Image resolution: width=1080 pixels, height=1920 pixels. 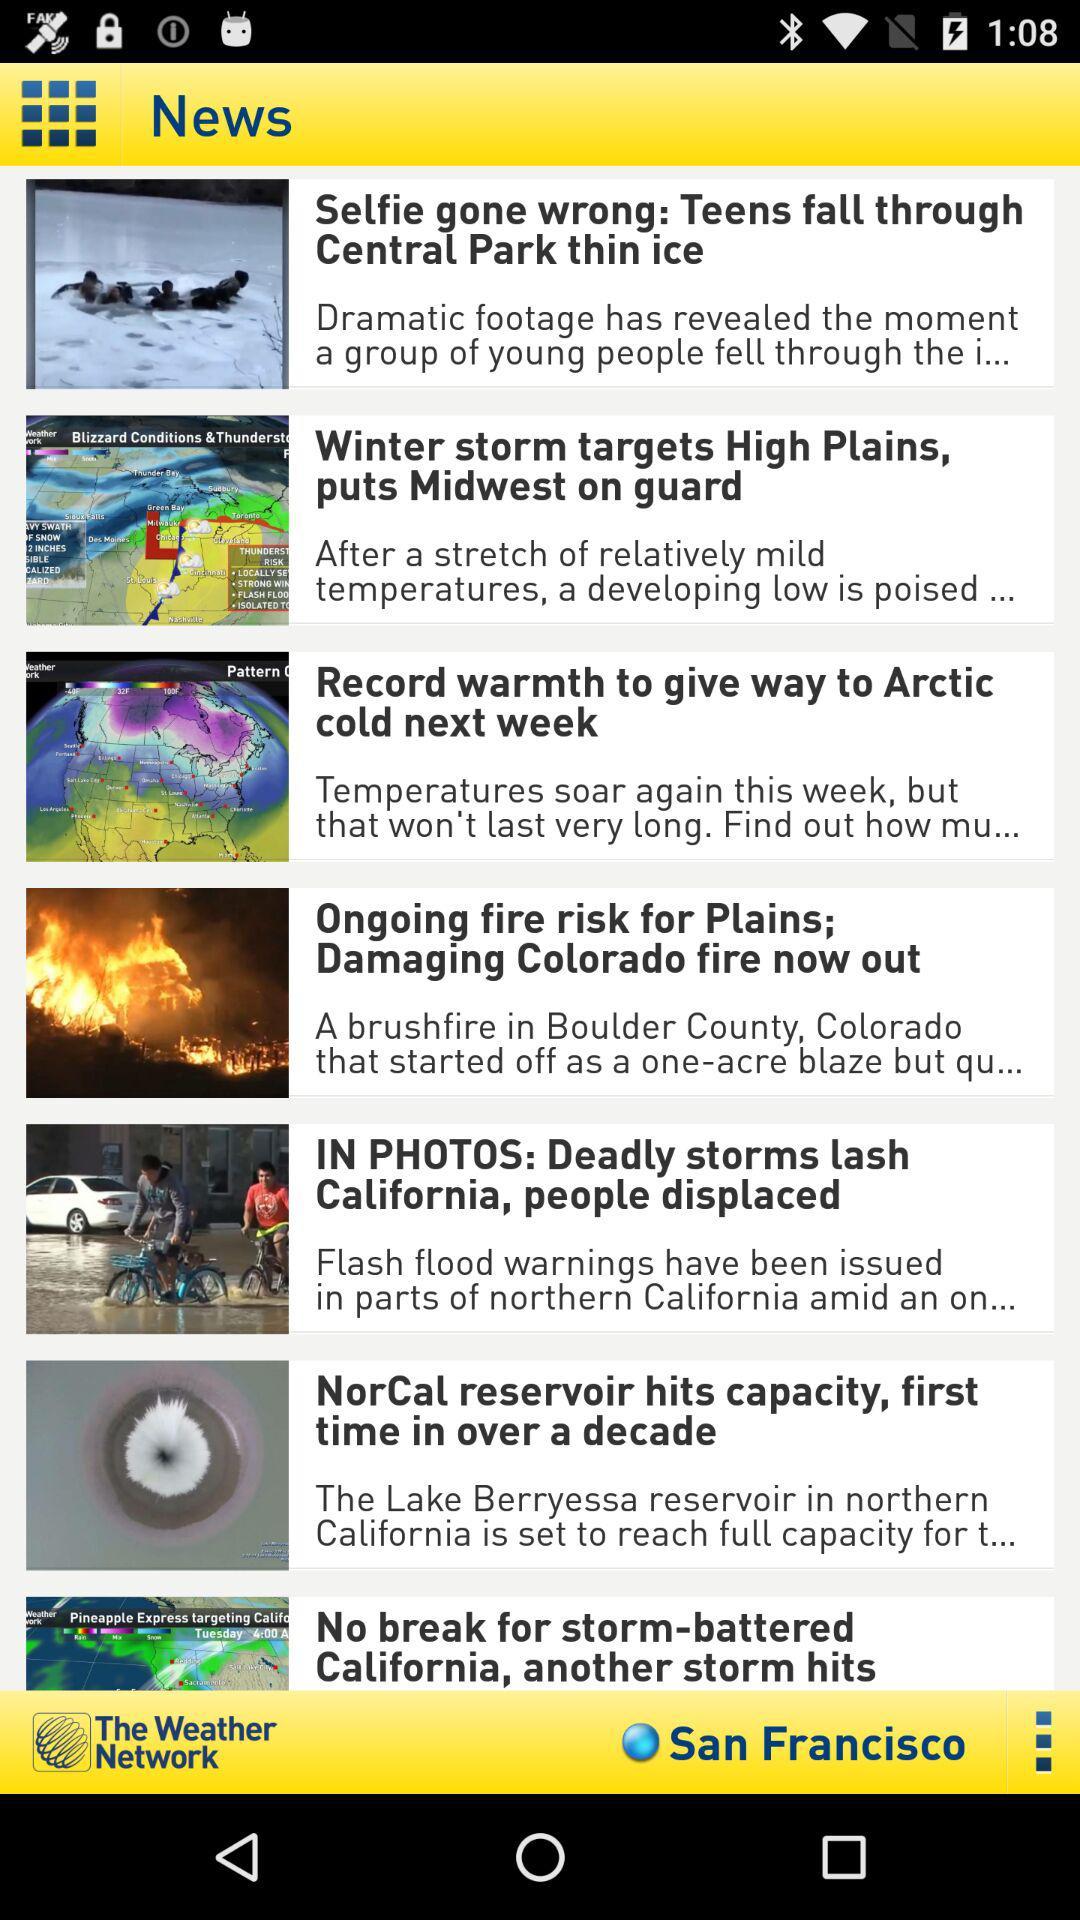 I want to click on open list, so click(x=1043, y=1741).